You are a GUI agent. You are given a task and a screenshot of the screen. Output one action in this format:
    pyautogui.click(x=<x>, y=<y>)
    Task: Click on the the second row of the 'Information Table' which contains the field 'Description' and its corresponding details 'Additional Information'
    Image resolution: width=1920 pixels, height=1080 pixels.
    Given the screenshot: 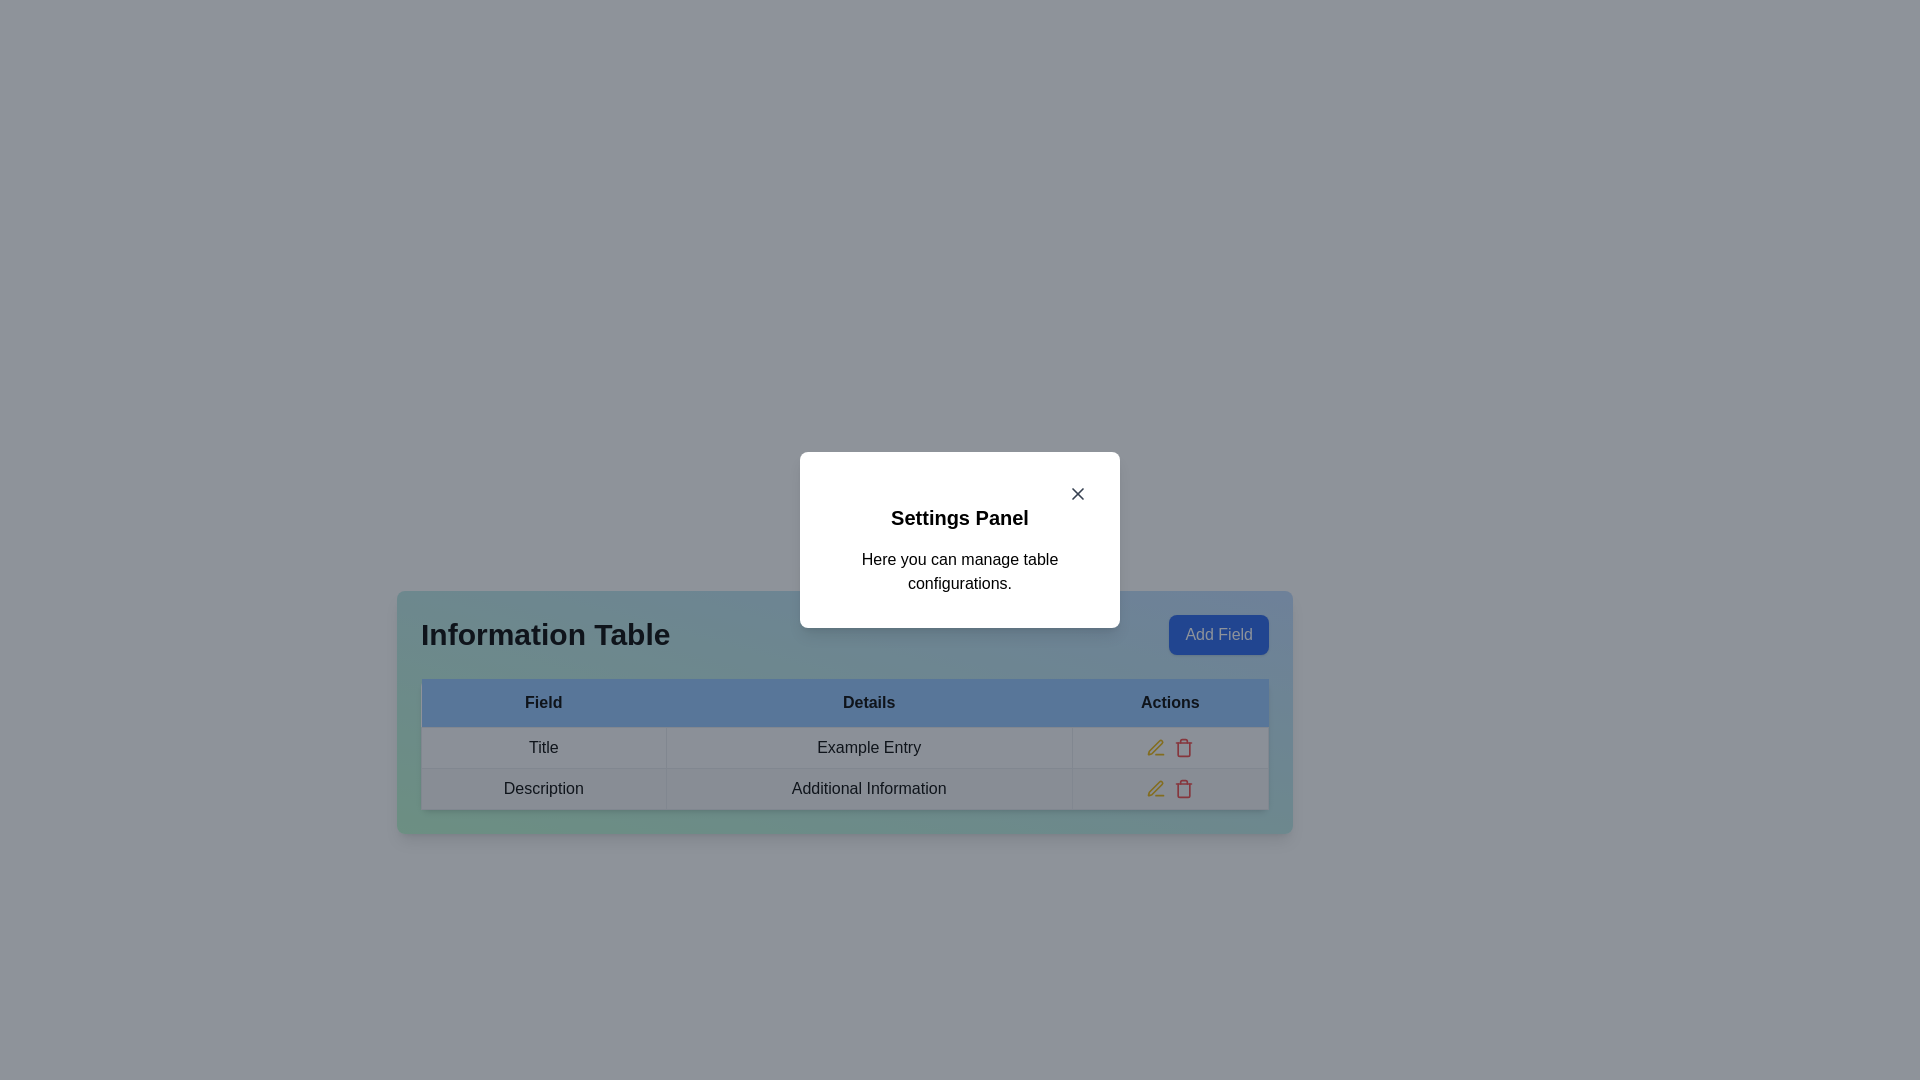 What is the action you would take?
    pyautogui.click(x=844, y=788)
    